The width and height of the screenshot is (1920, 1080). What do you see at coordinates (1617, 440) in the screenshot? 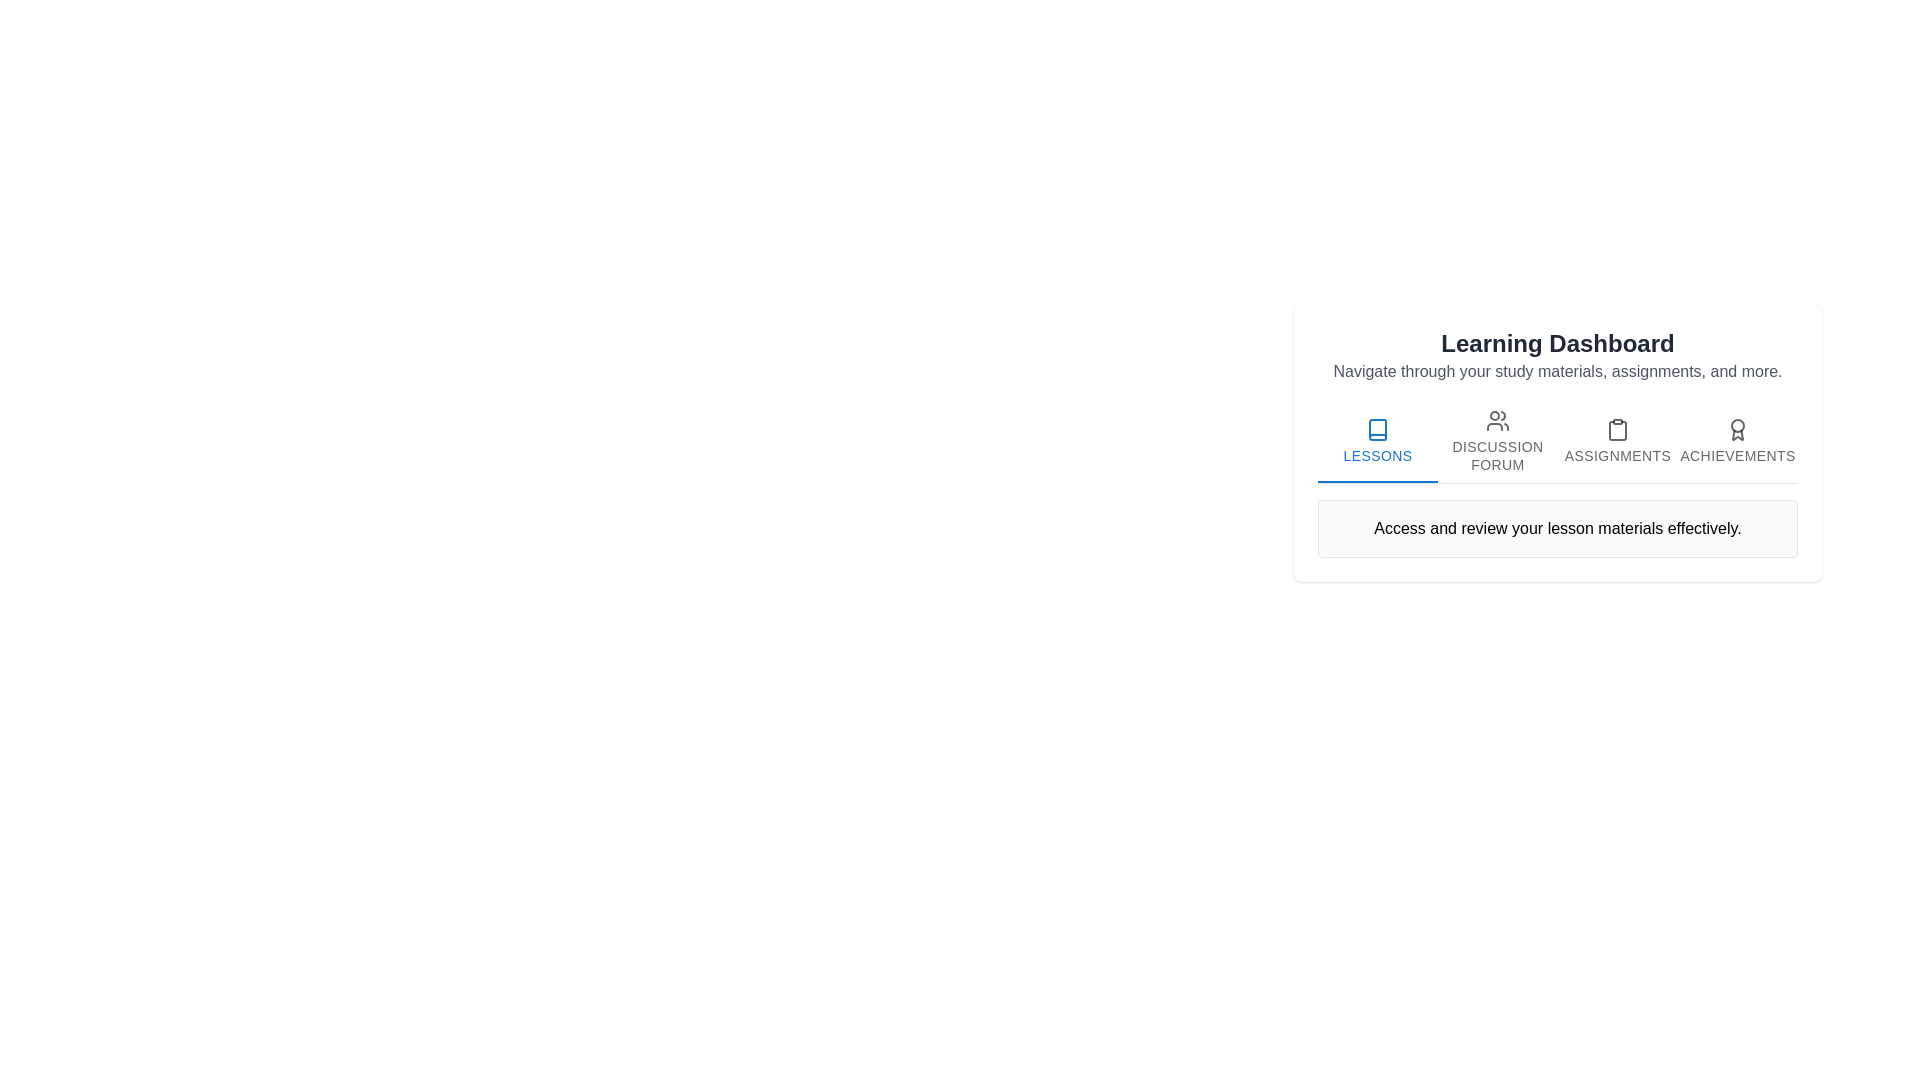
I see `the 'Assignments' tab, which features a clipboard icon above the text label` at bounding box center [1617, 440].